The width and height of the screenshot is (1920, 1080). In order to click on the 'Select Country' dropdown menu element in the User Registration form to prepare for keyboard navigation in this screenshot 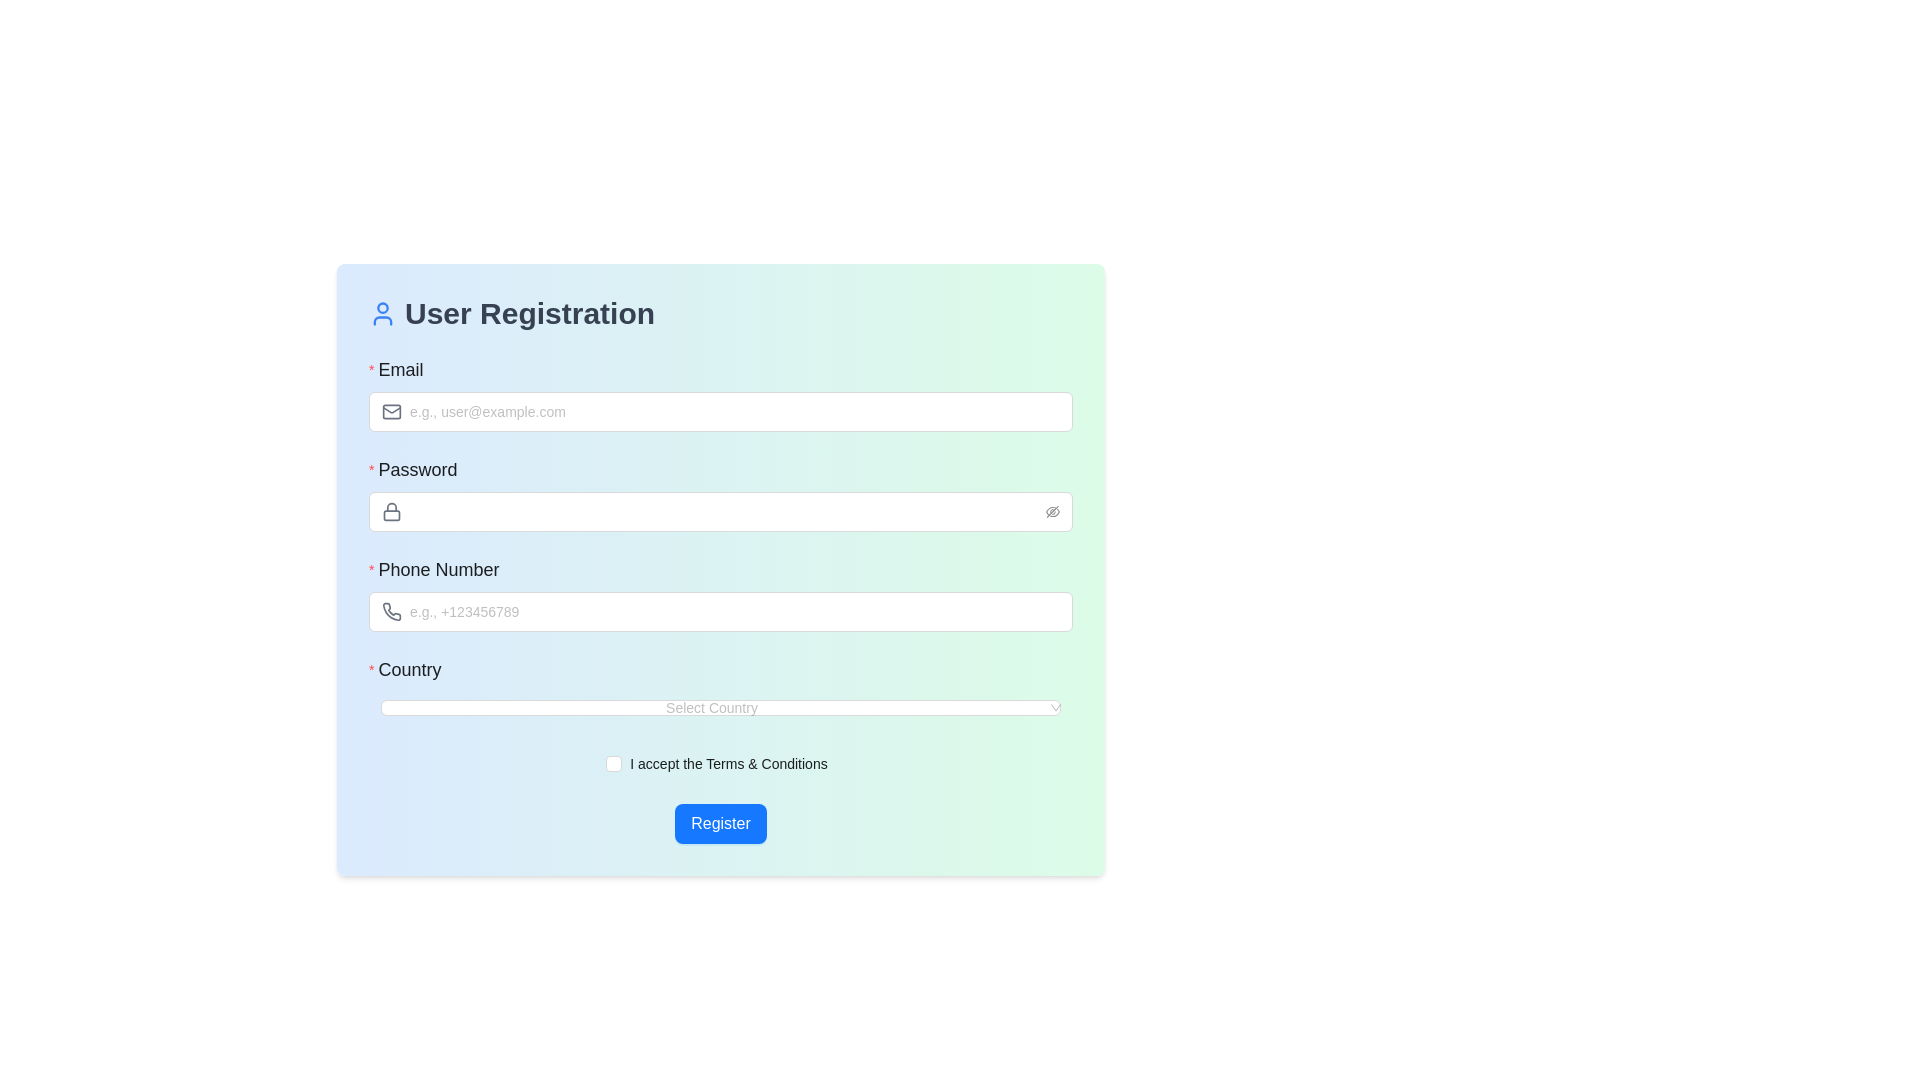, I will do `click(720, 707)`.